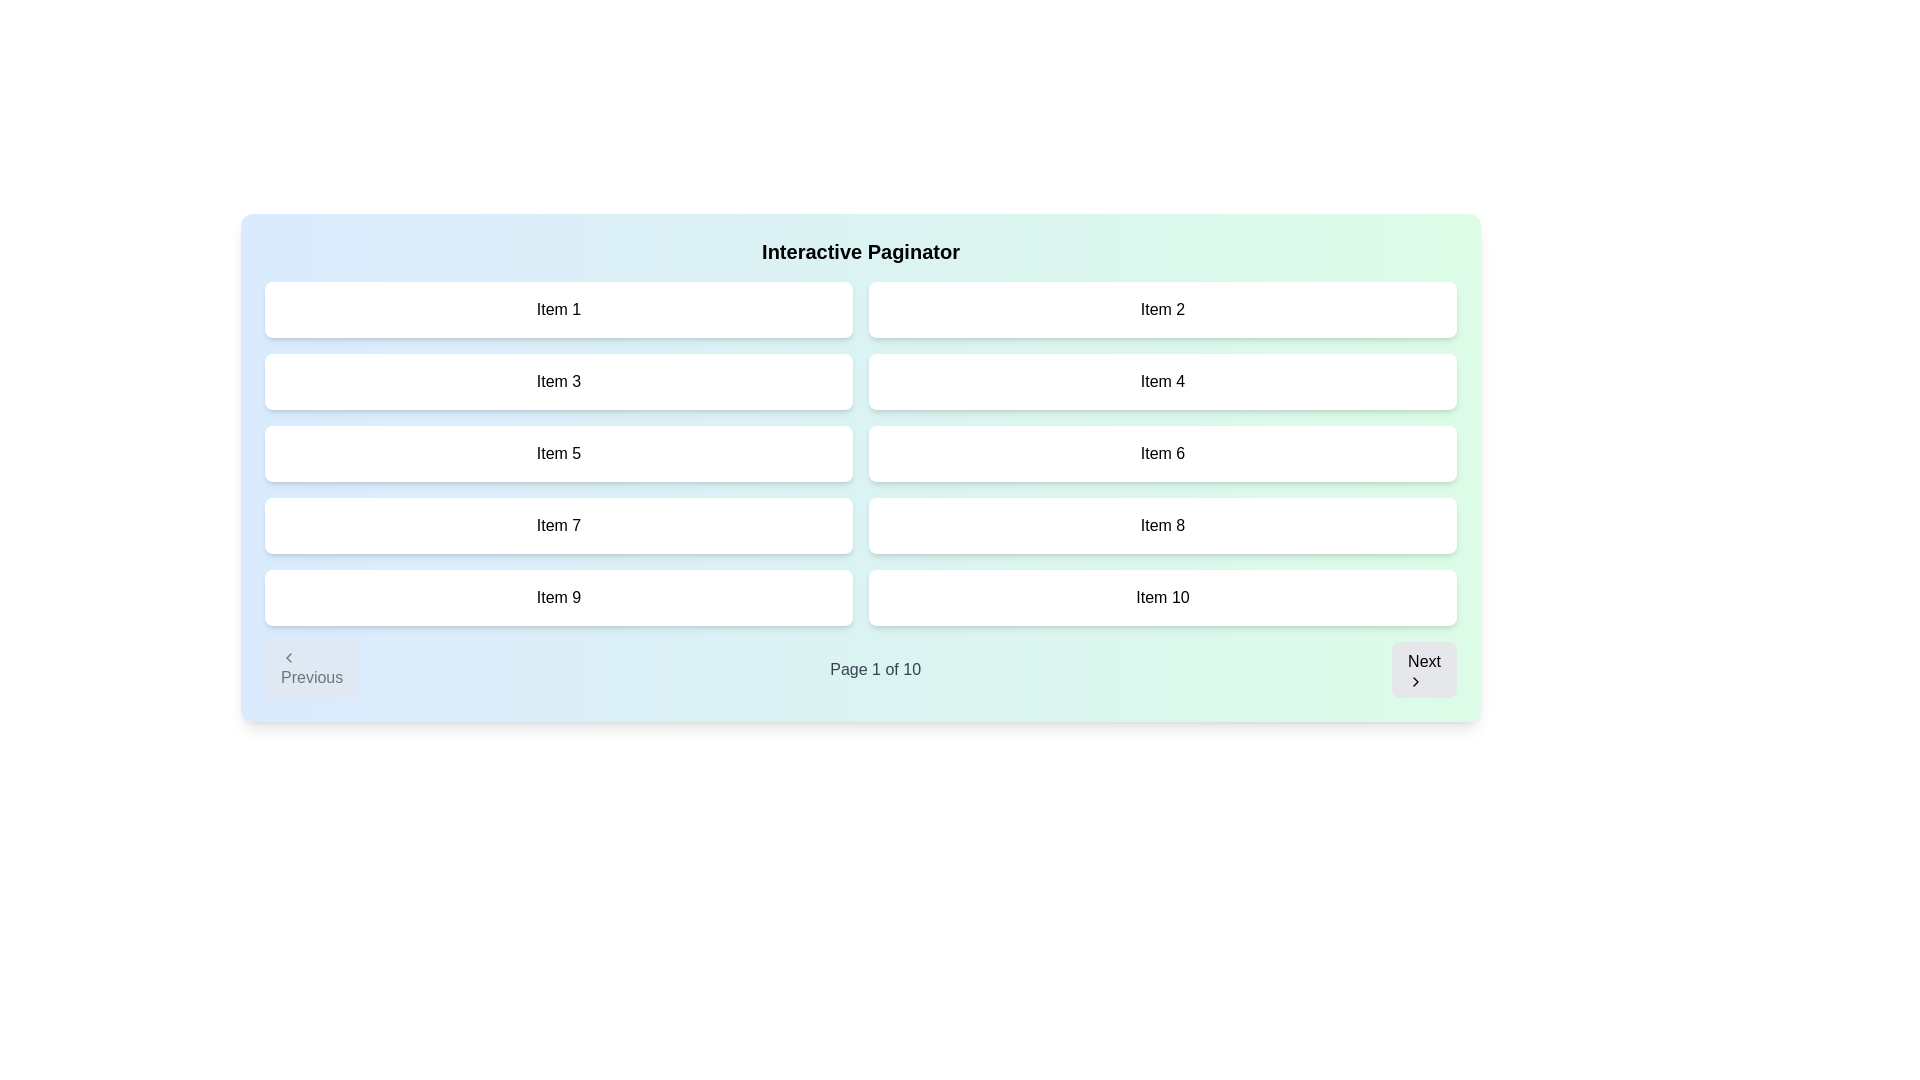  What do you see at coordinates (1162, 524) in the screenshot?
I see `the text label identifying 'Item 8' in the second row, fifth column of the paginator grid` at bounding box center [1162, 524].